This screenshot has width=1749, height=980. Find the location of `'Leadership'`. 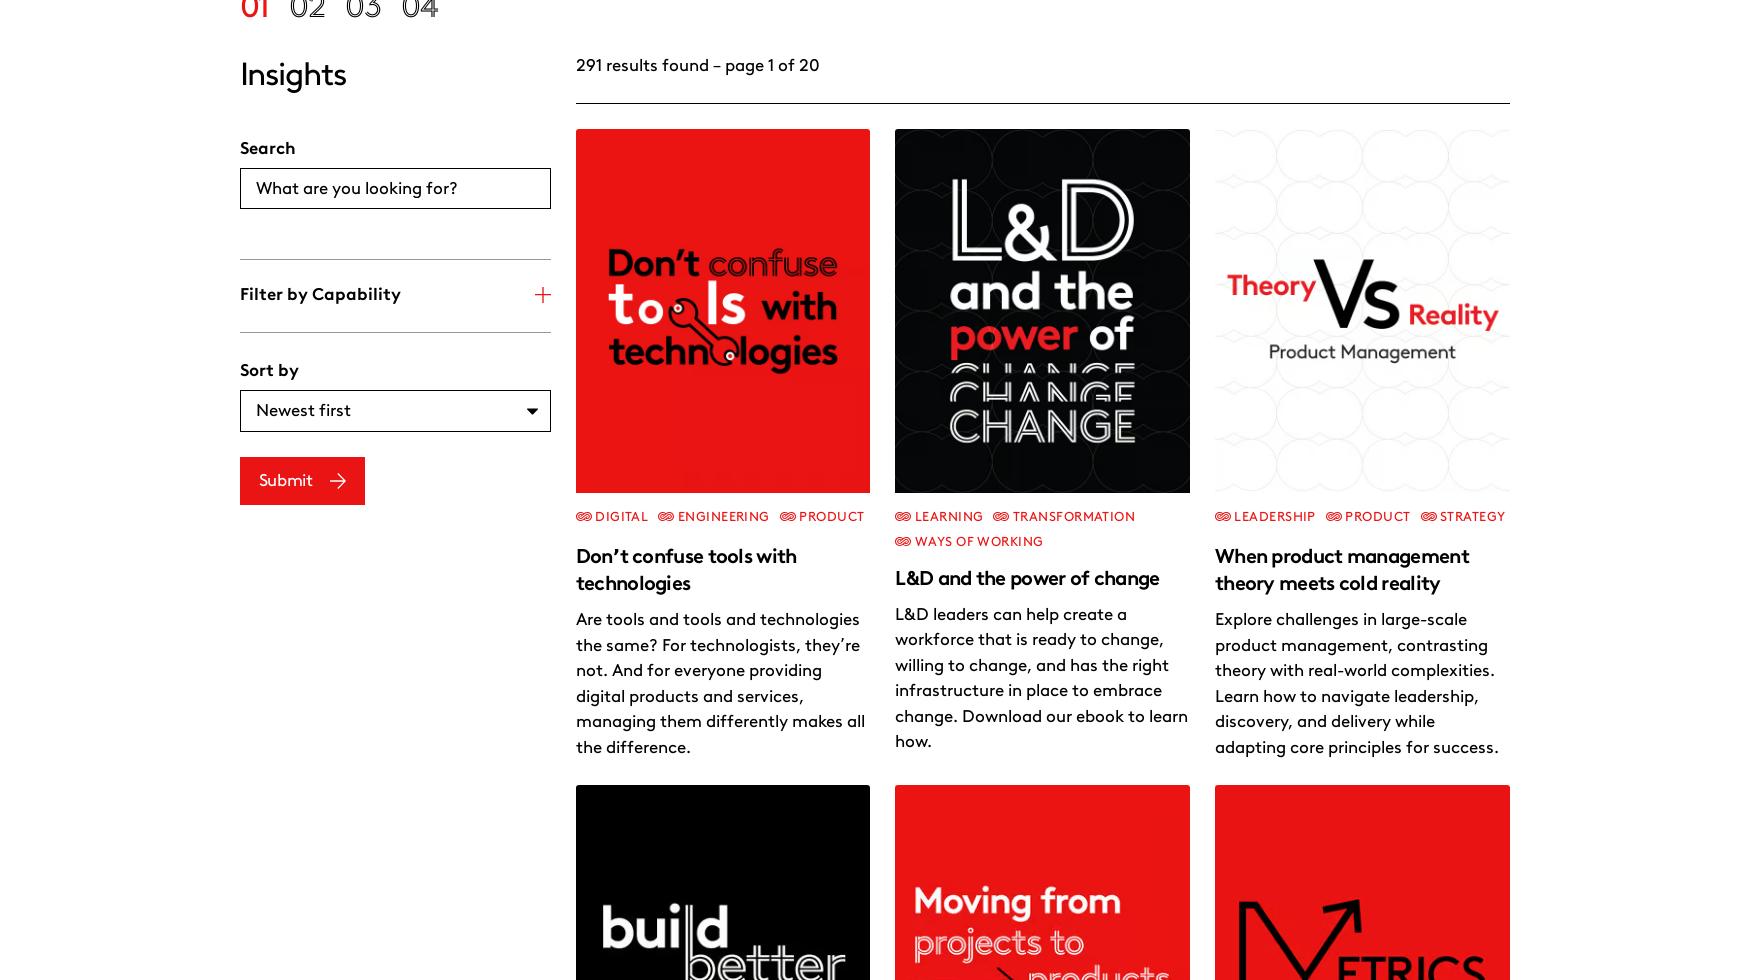

'Leadership' is located at coordinates (952, 365).